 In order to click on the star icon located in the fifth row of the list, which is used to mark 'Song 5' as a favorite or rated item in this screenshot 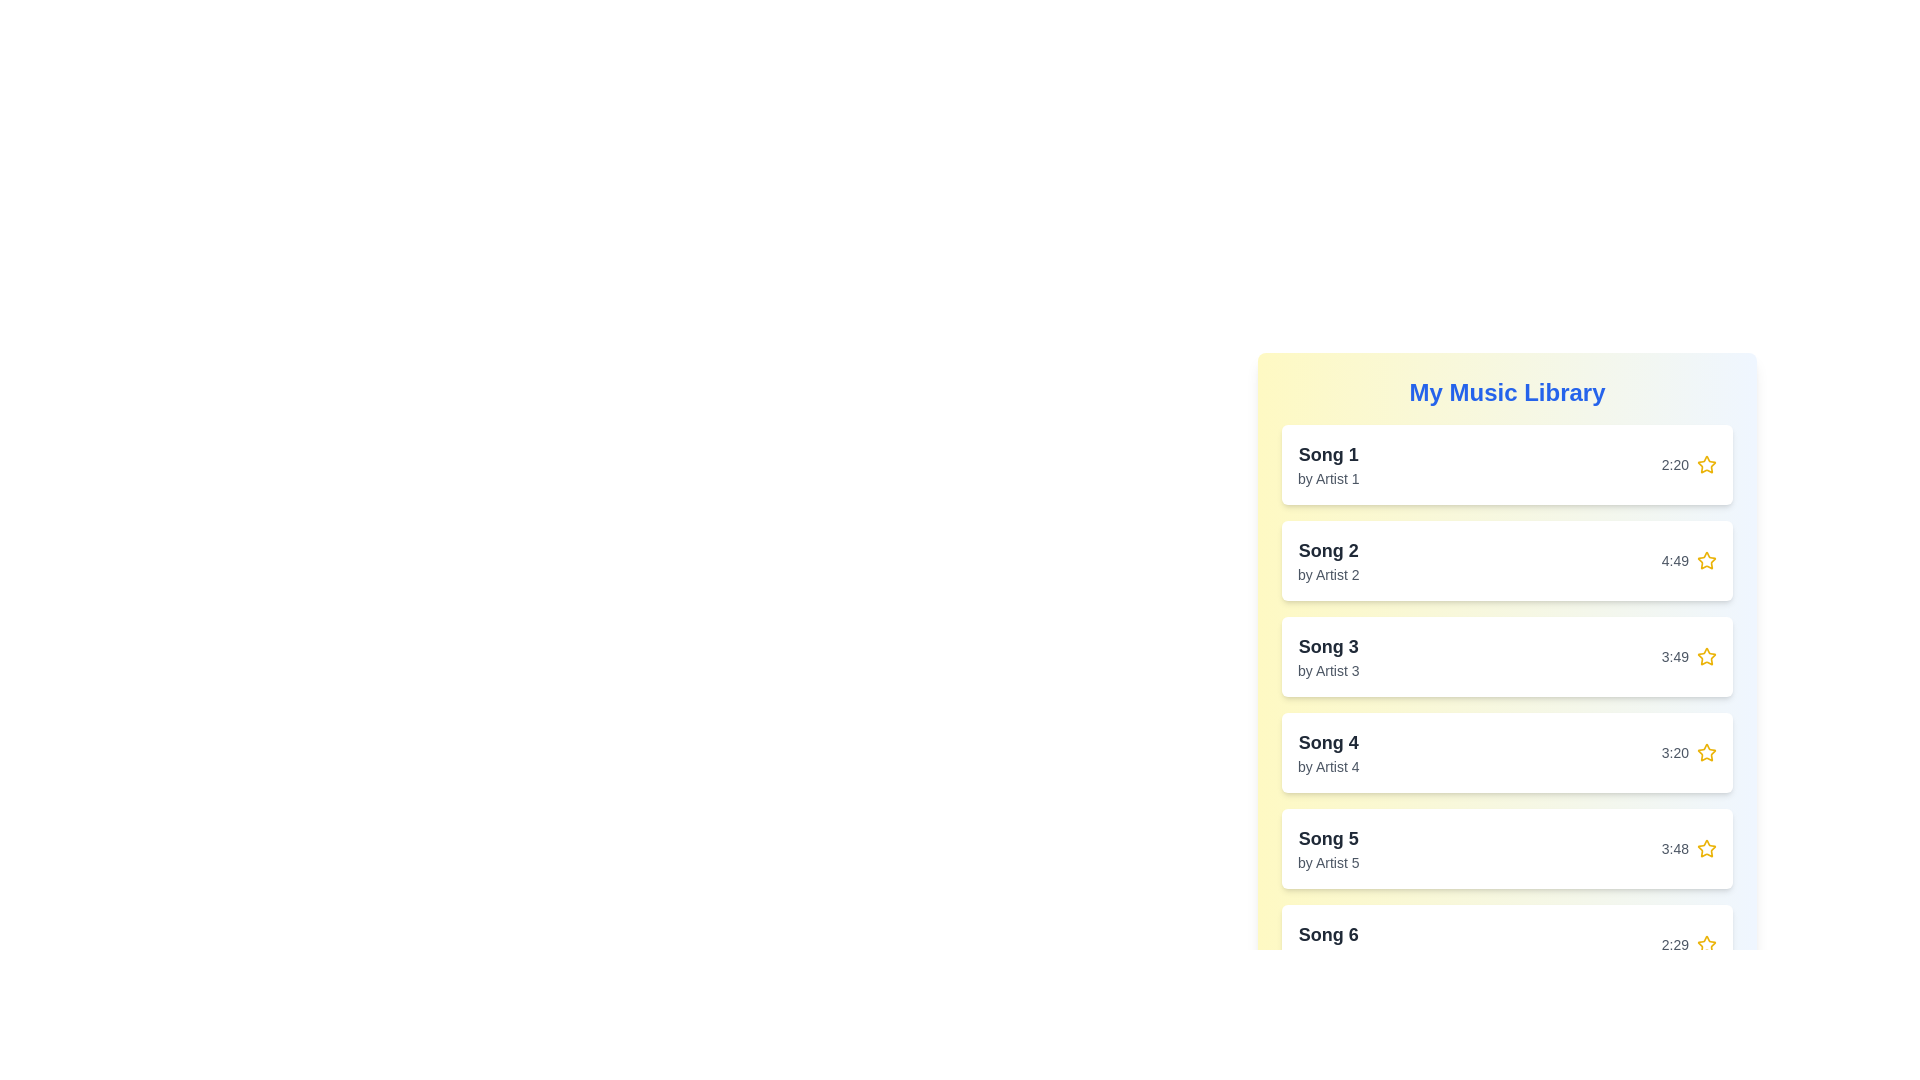, I will do `click(1706, 848)`.